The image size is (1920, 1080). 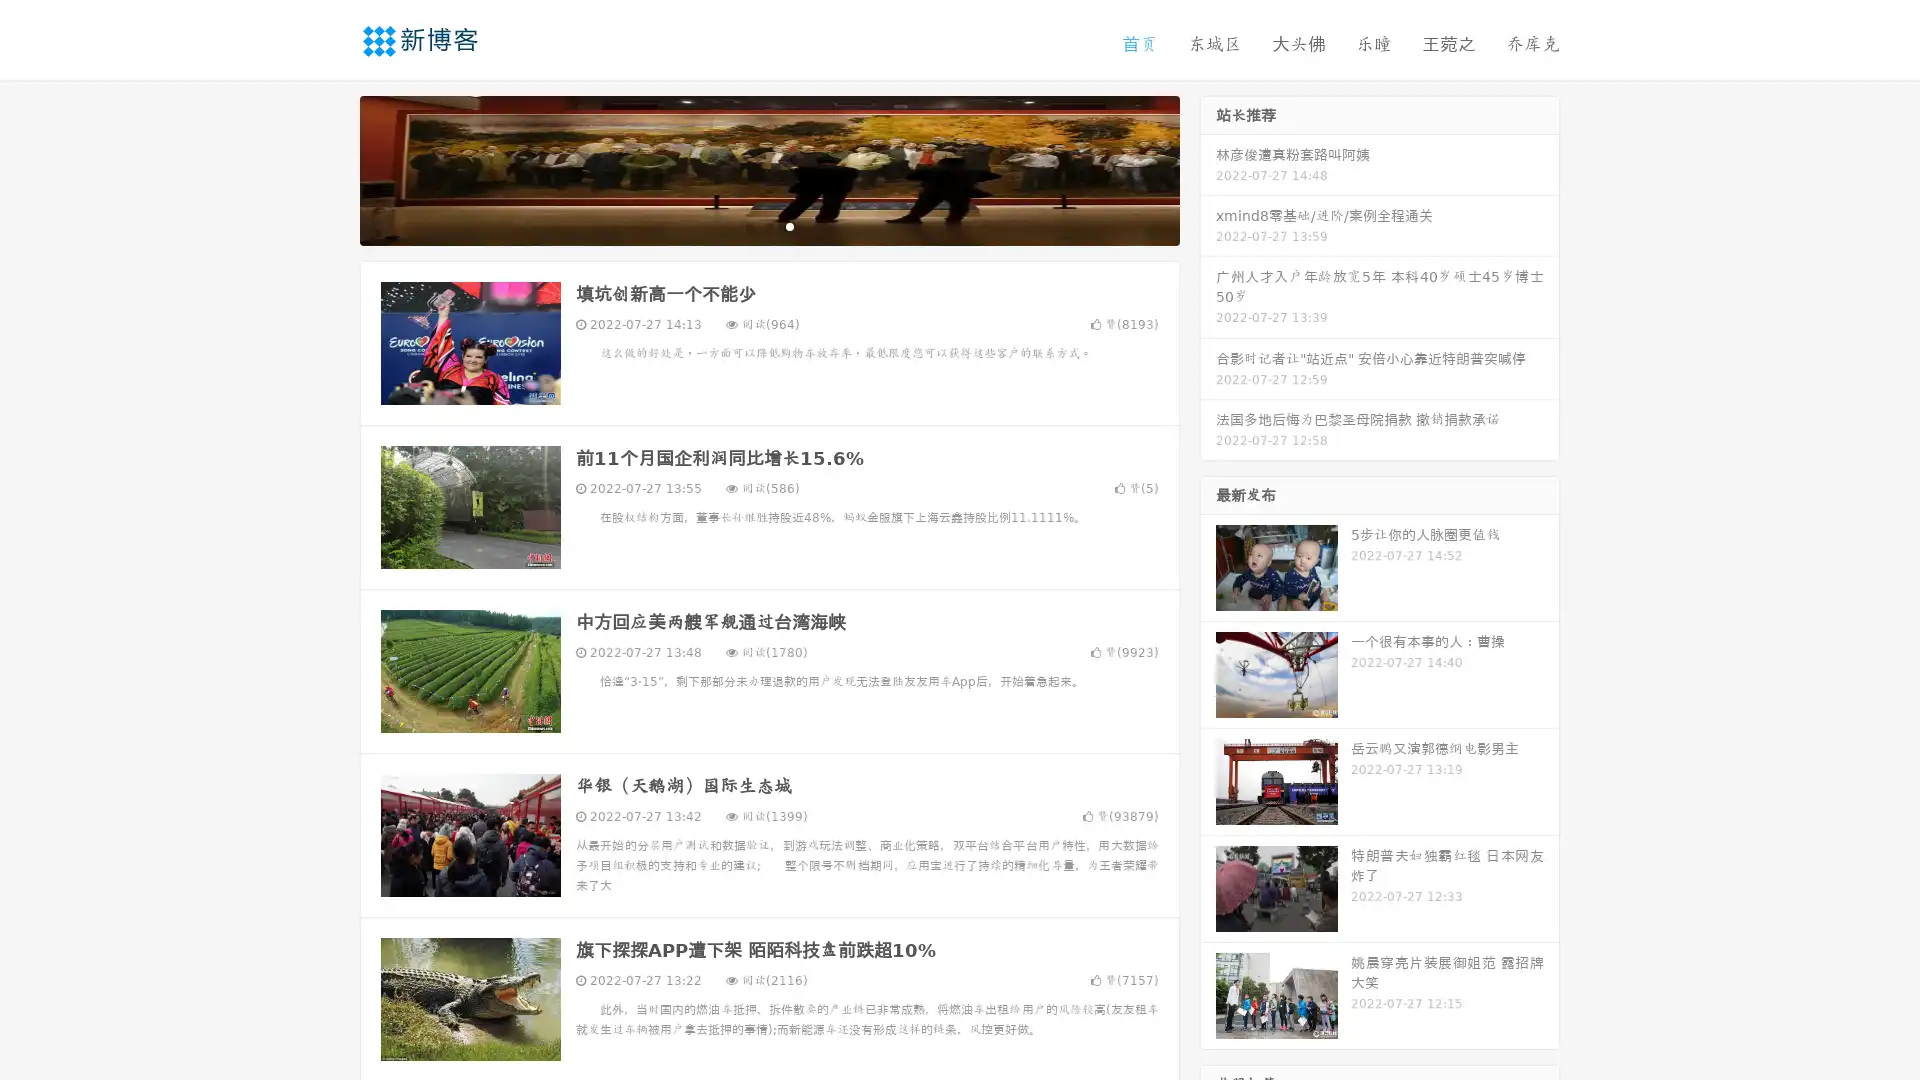 I want to click on Next slide, so click(x=1208, y=168).